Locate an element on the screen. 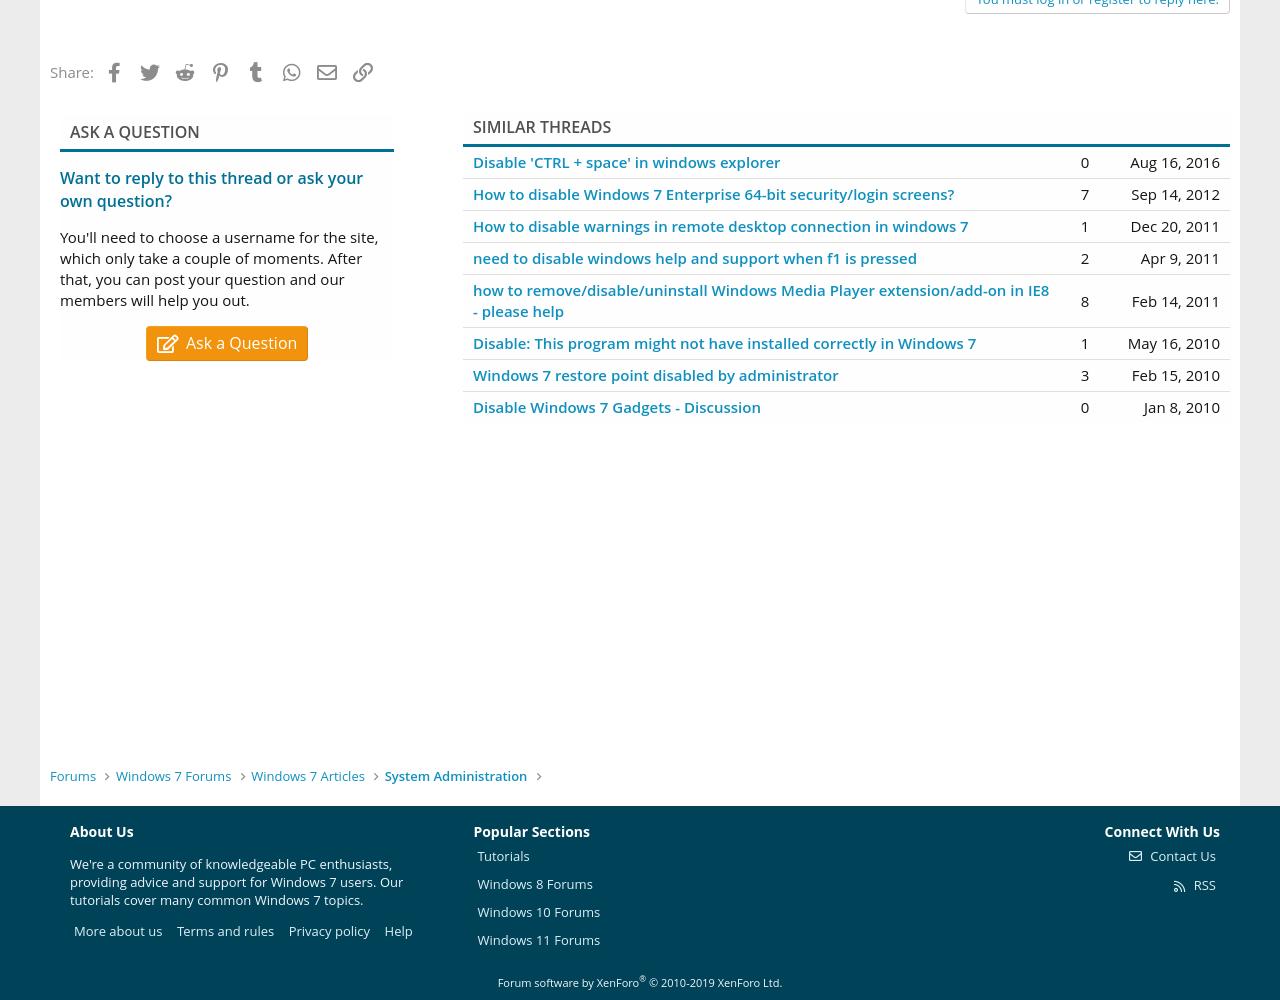 This screenshot has width=1280, height=1000. '2' is located at coordinates (1083, 258).